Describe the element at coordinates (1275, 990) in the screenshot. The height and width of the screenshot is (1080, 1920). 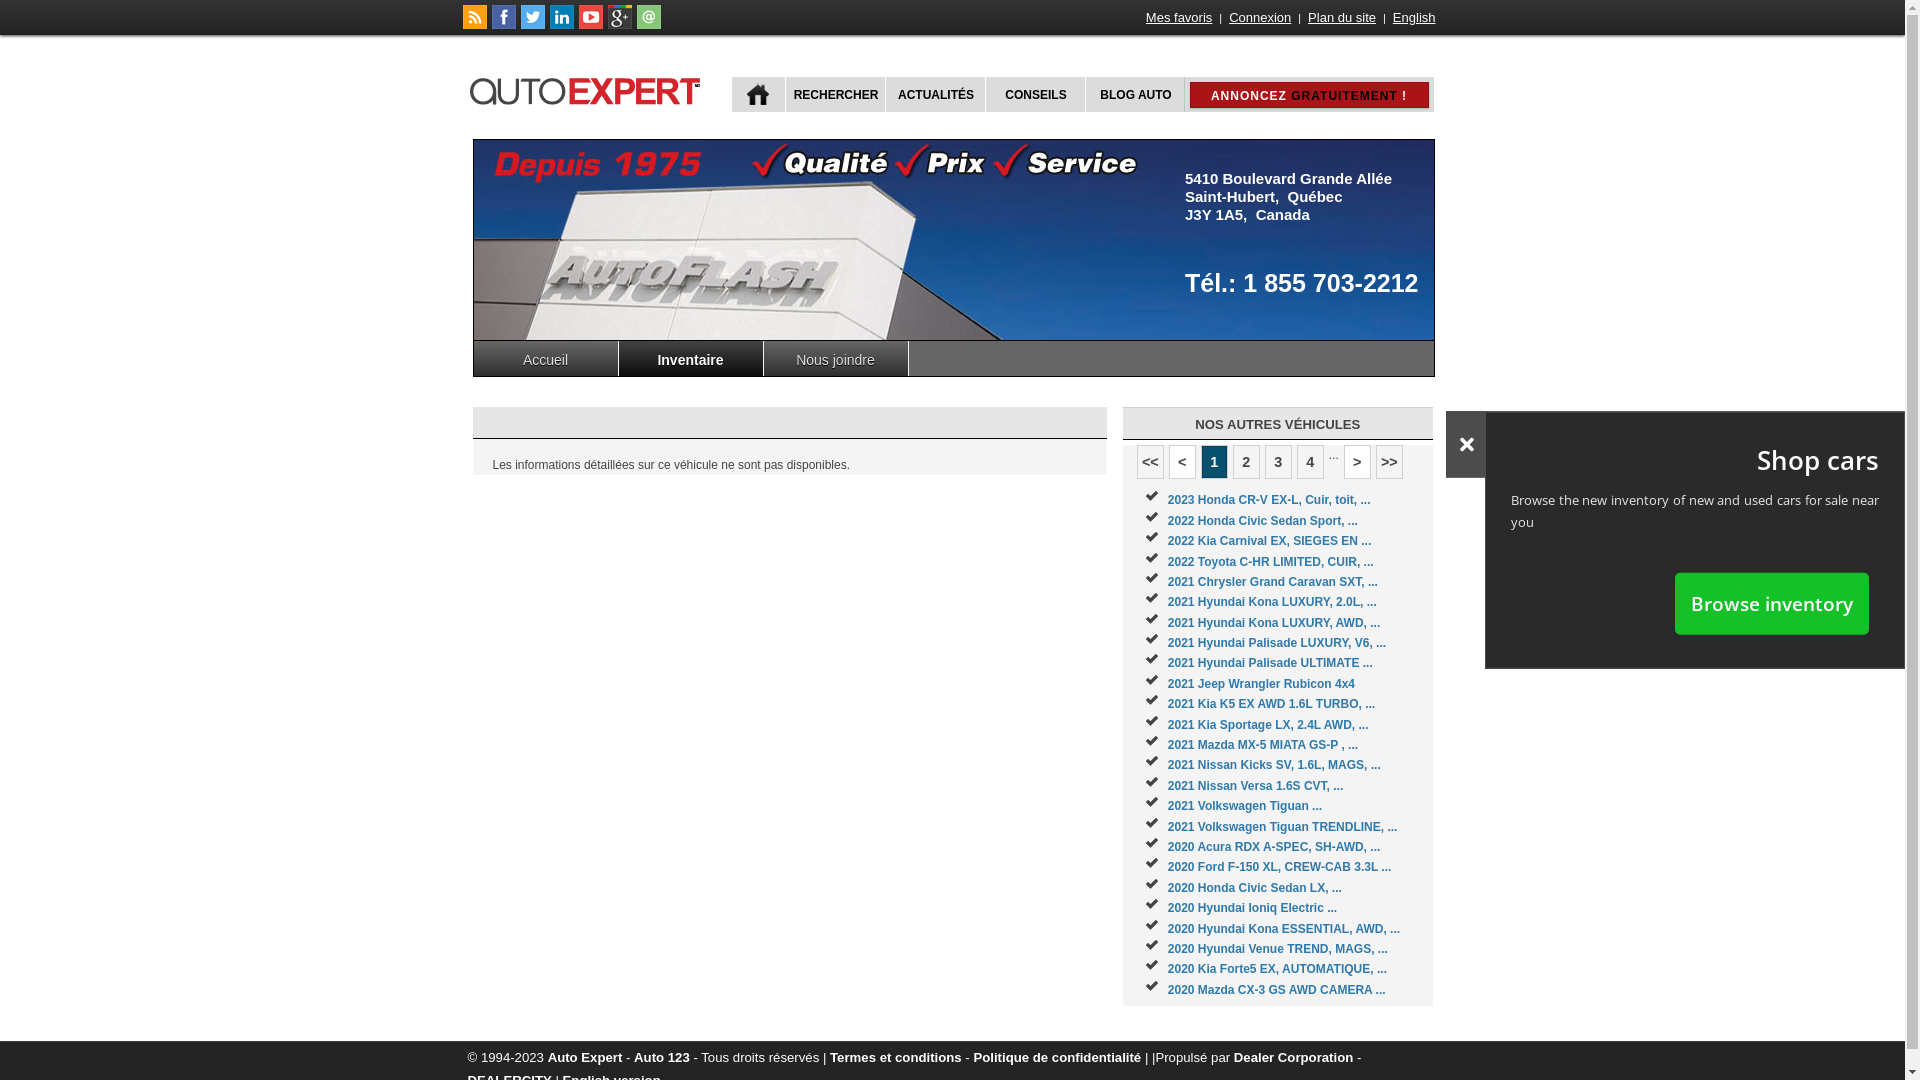
I see `'2020 Mazda CX-3 GS AWD CAMERA ...'` at that location.